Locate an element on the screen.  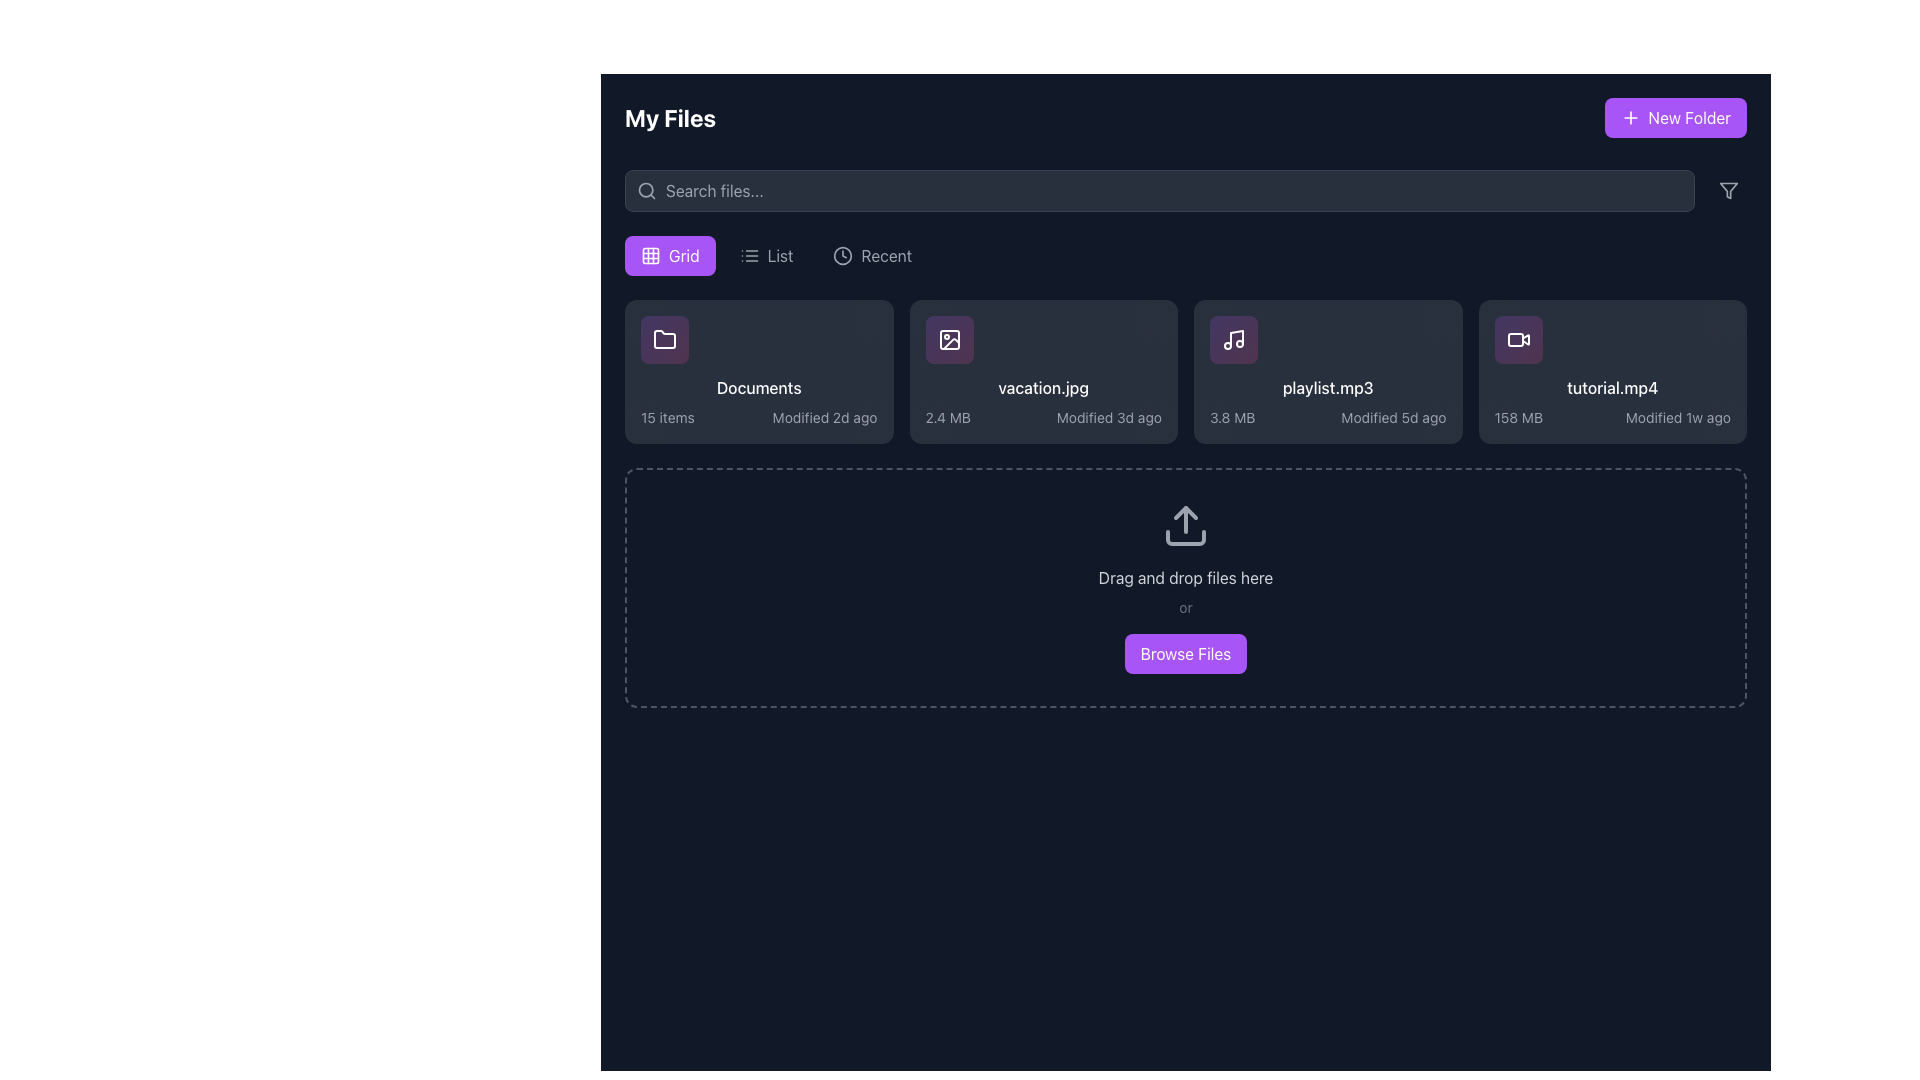
displayed text 'tutorial.mp4' from the text label located in the rightmost grid item below the 'play' icon is located at coordinates (1612, 388).